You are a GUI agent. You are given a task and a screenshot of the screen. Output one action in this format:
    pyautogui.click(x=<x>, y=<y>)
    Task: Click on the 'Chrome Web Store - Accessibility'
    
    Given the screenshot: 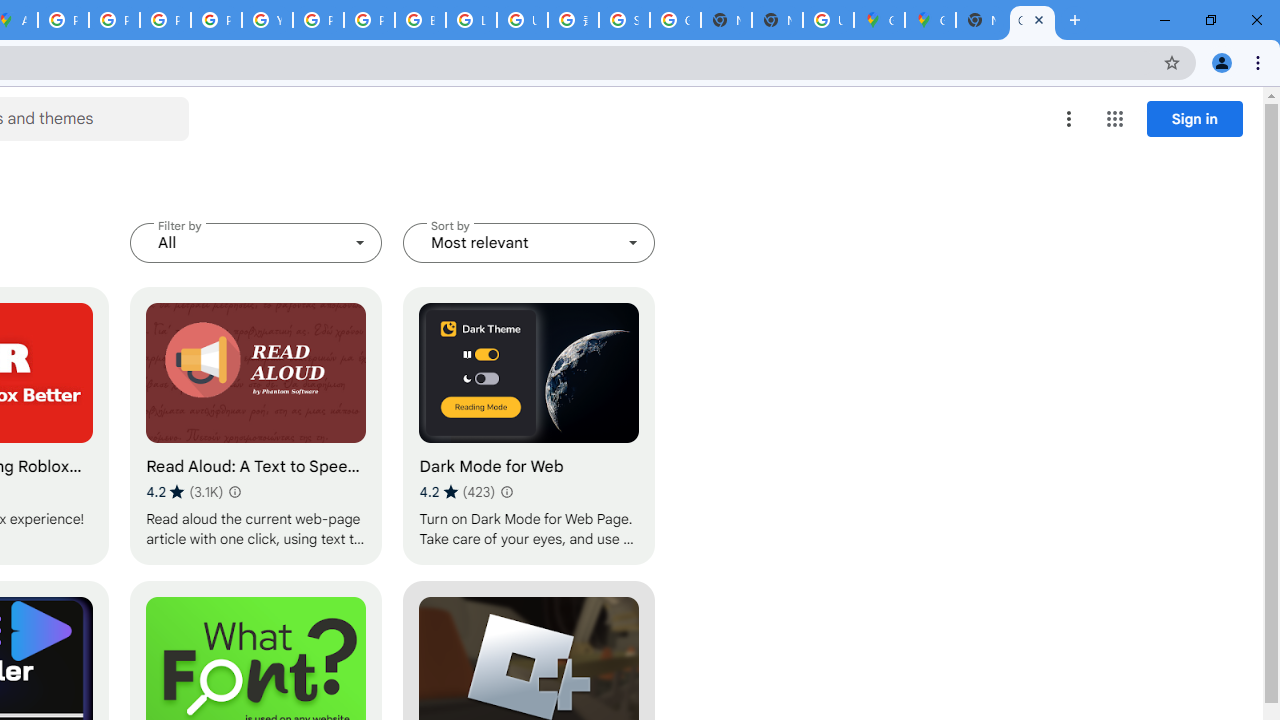 What is the action you would take?
    pyautogui.click(x=1032, y=20)
    